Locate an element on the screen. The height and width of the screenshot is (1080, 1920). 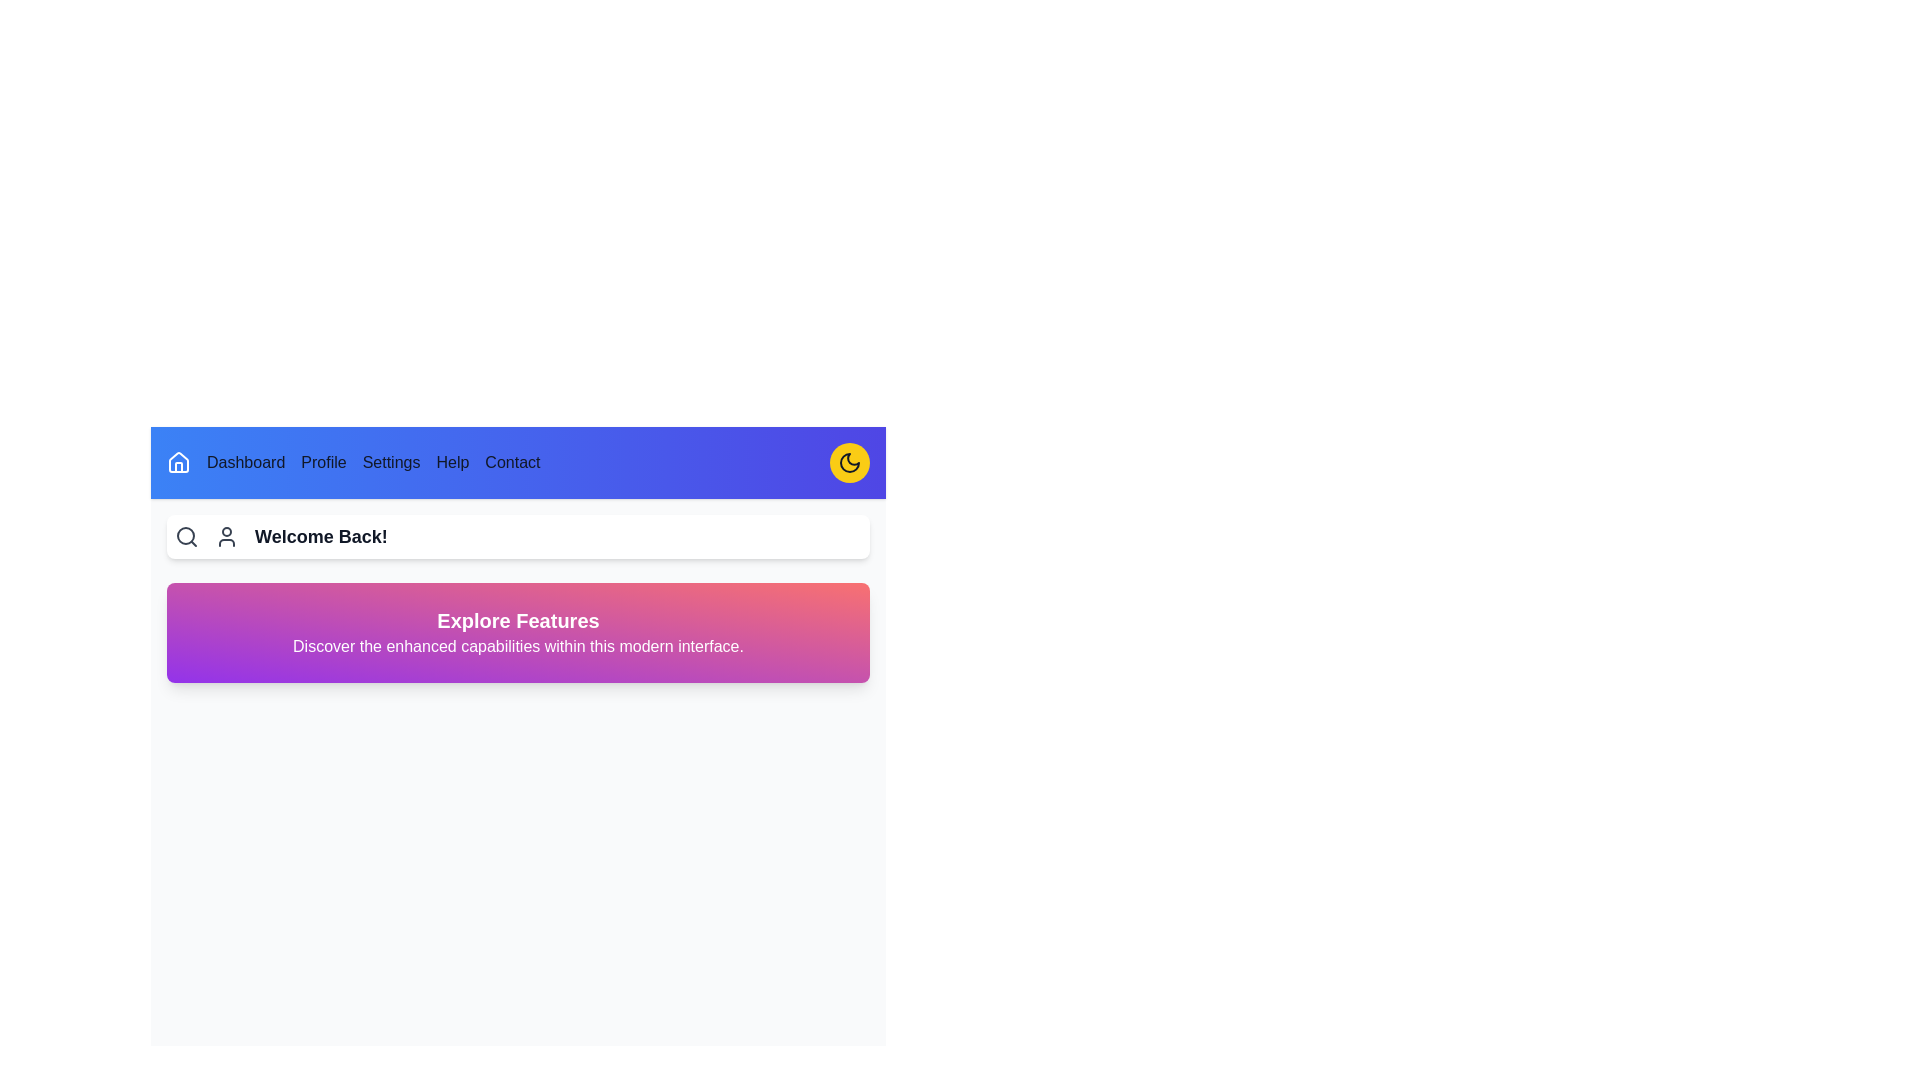
the navigation menu item Contact is located at coordinates (513, 462).